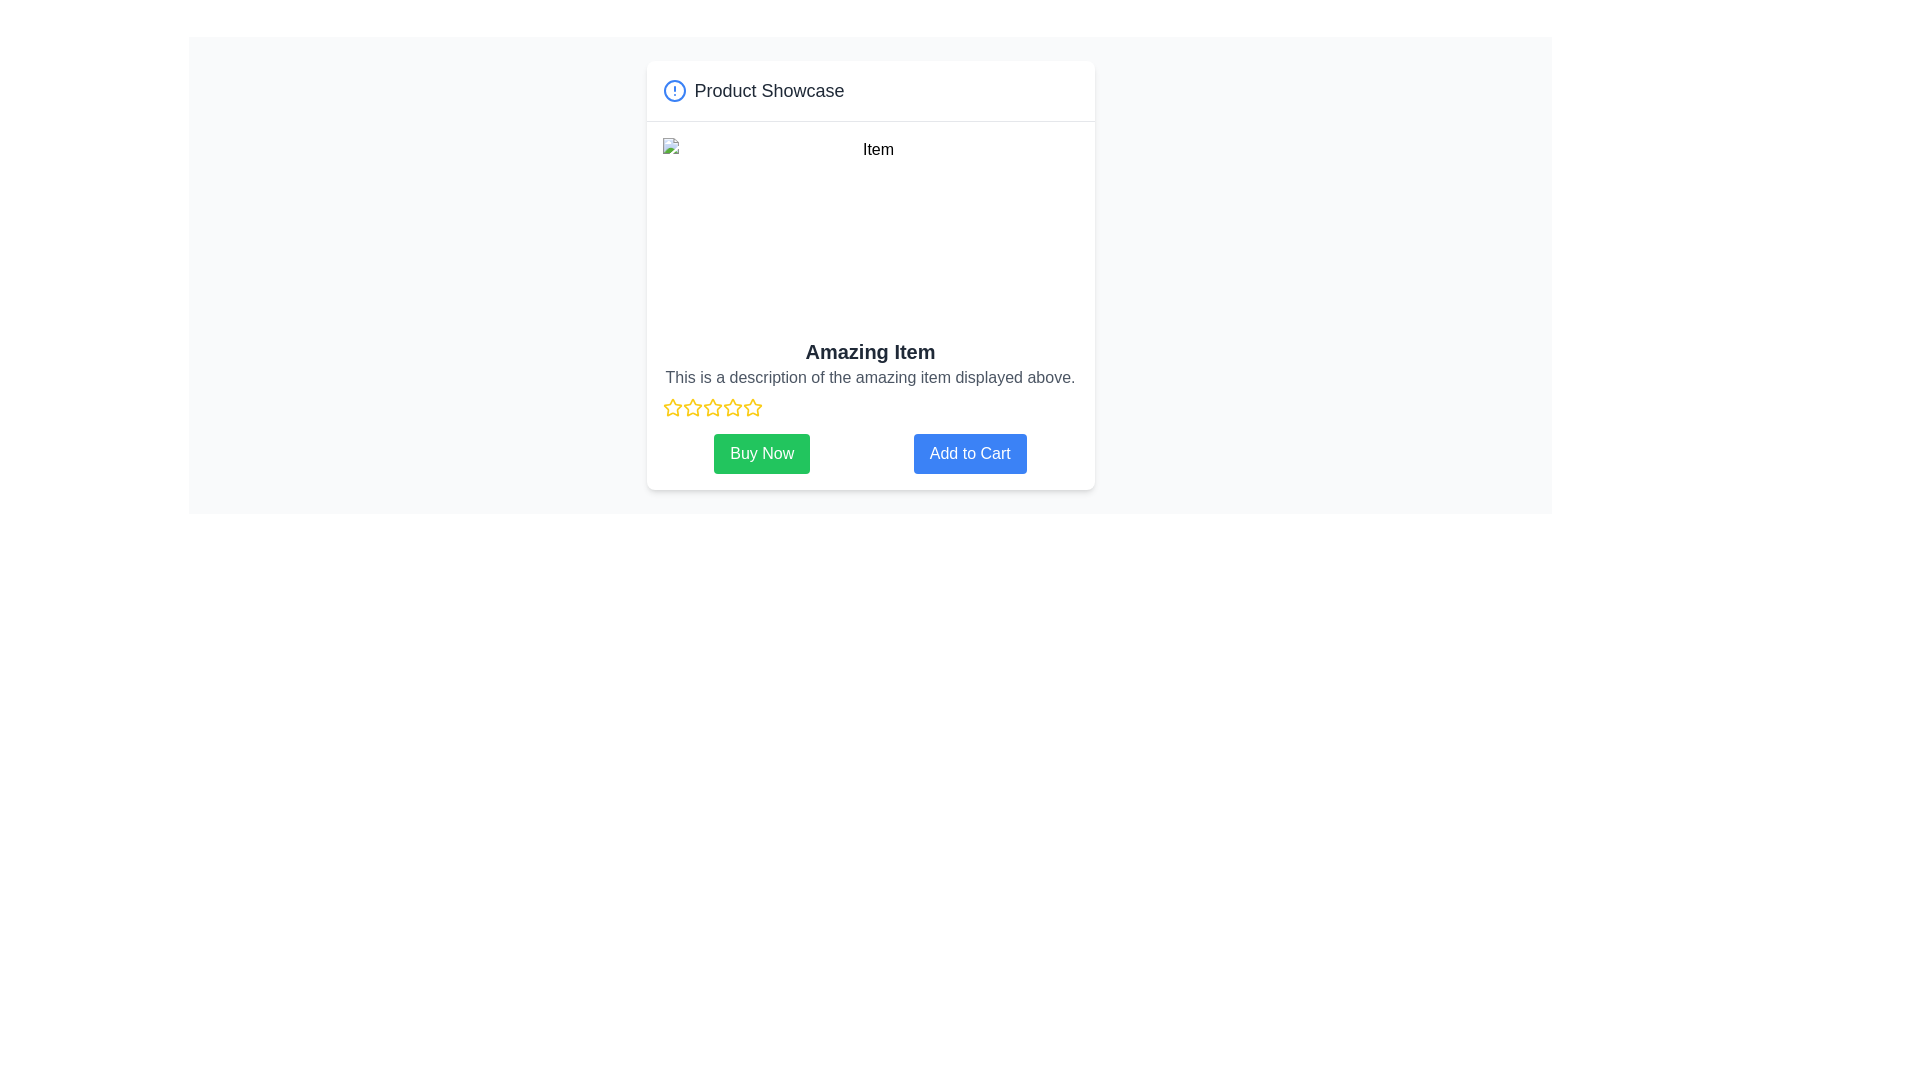  I want to click on the fourth star-shaped icon in the rating bar, which is highlighted in yellow and located beneath the 'Amazing Item' description, so click(712, 407).